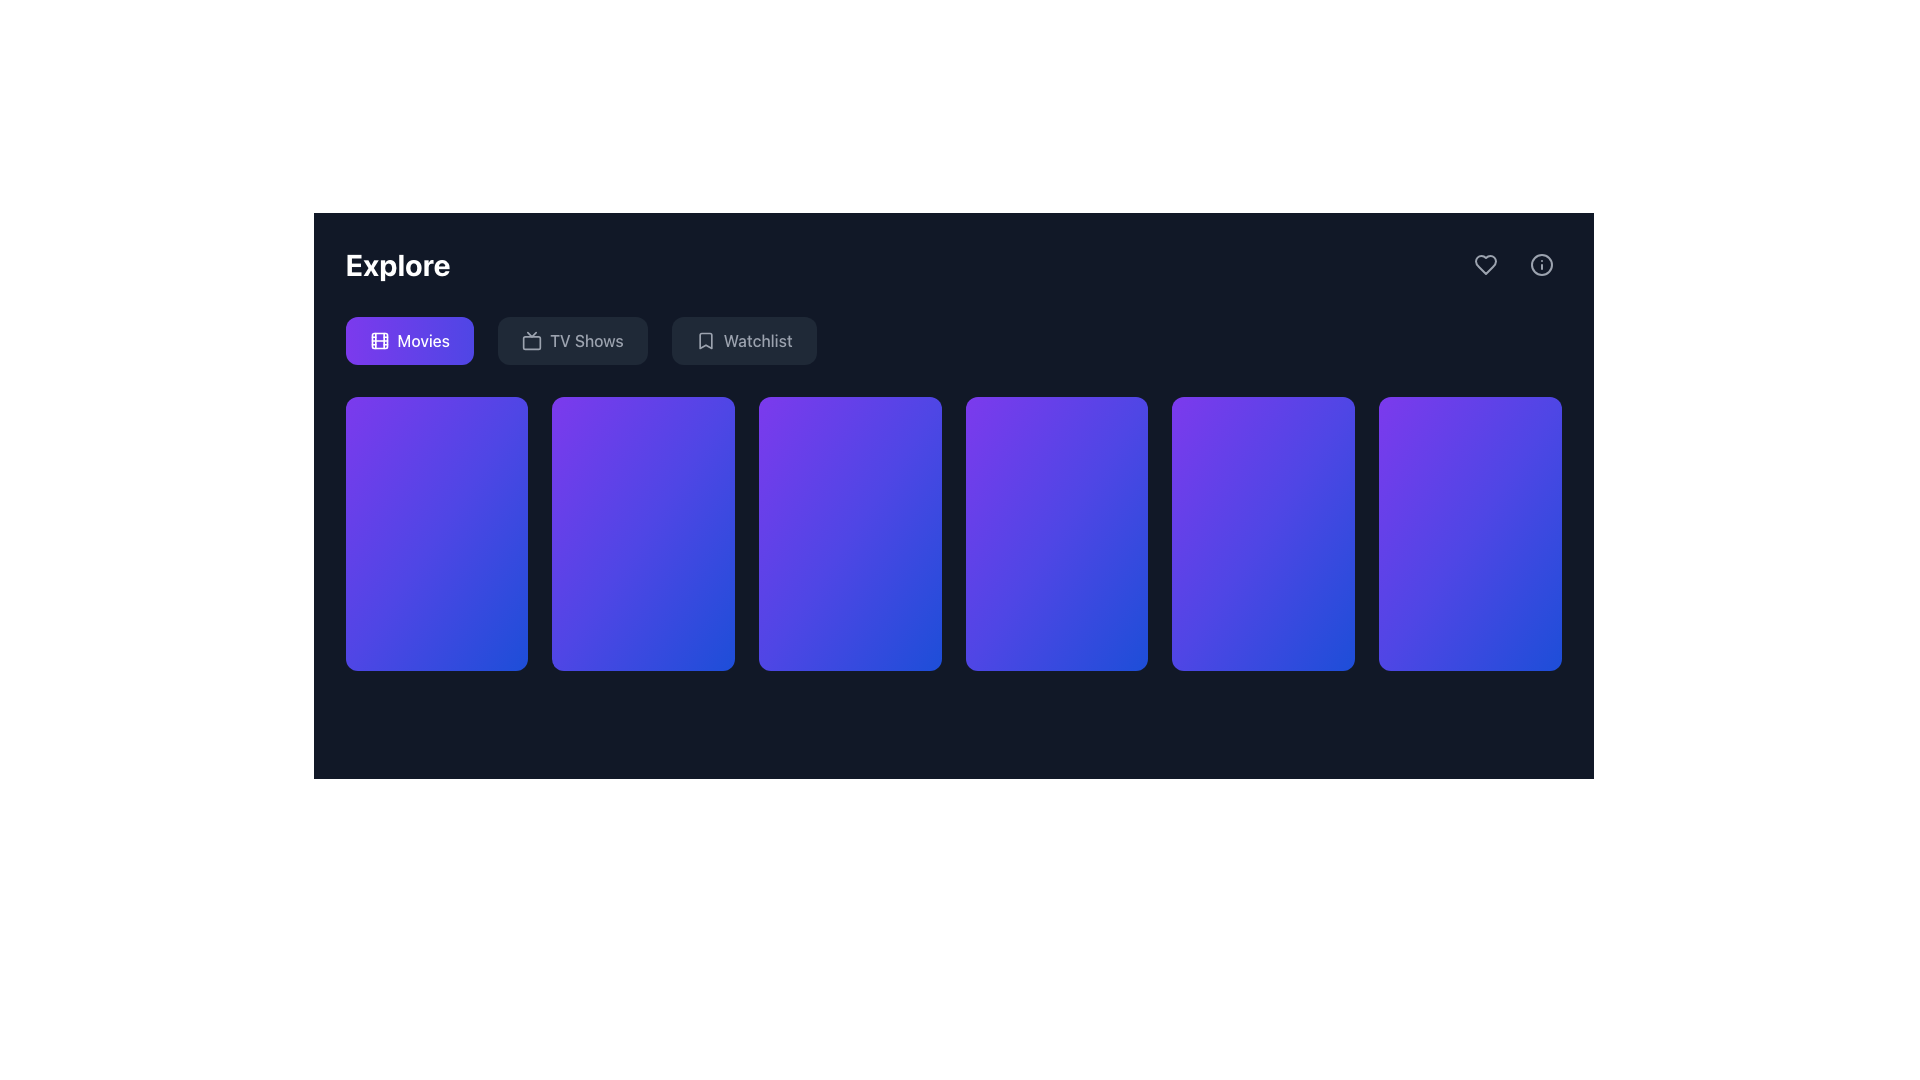 This screenshot has width=1920, height=1080. What do you see at coordinates (1540, 264) in the screenshot?
I see `the information icon, which is a small circular icon with a gray stroke located at the top-right corner of the interface, adjacent to a heart-shaped icon` at bounding box center [1540, 264].